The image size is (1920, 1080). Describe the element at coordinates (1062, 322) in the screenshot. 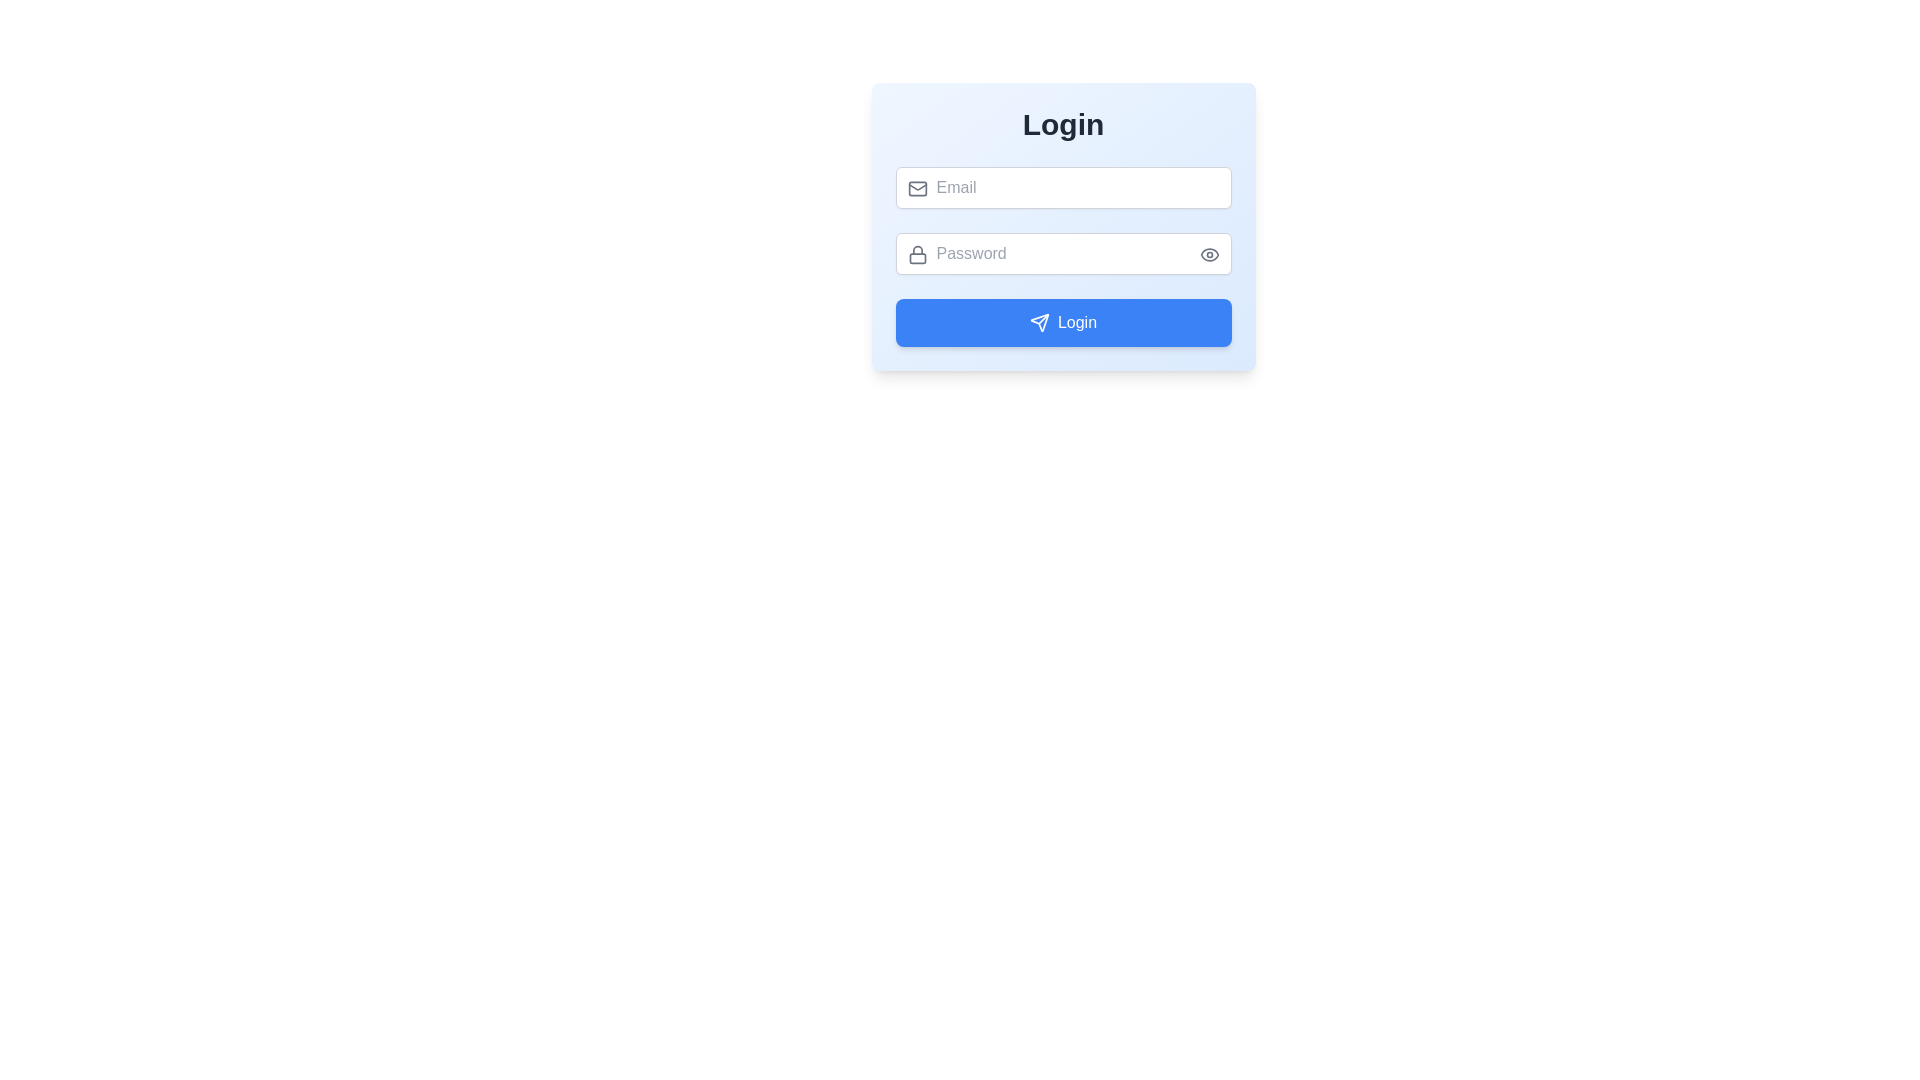

I see `the submission button located at the bottom of the 'Login' card, which triggers the hover effect` at that location.